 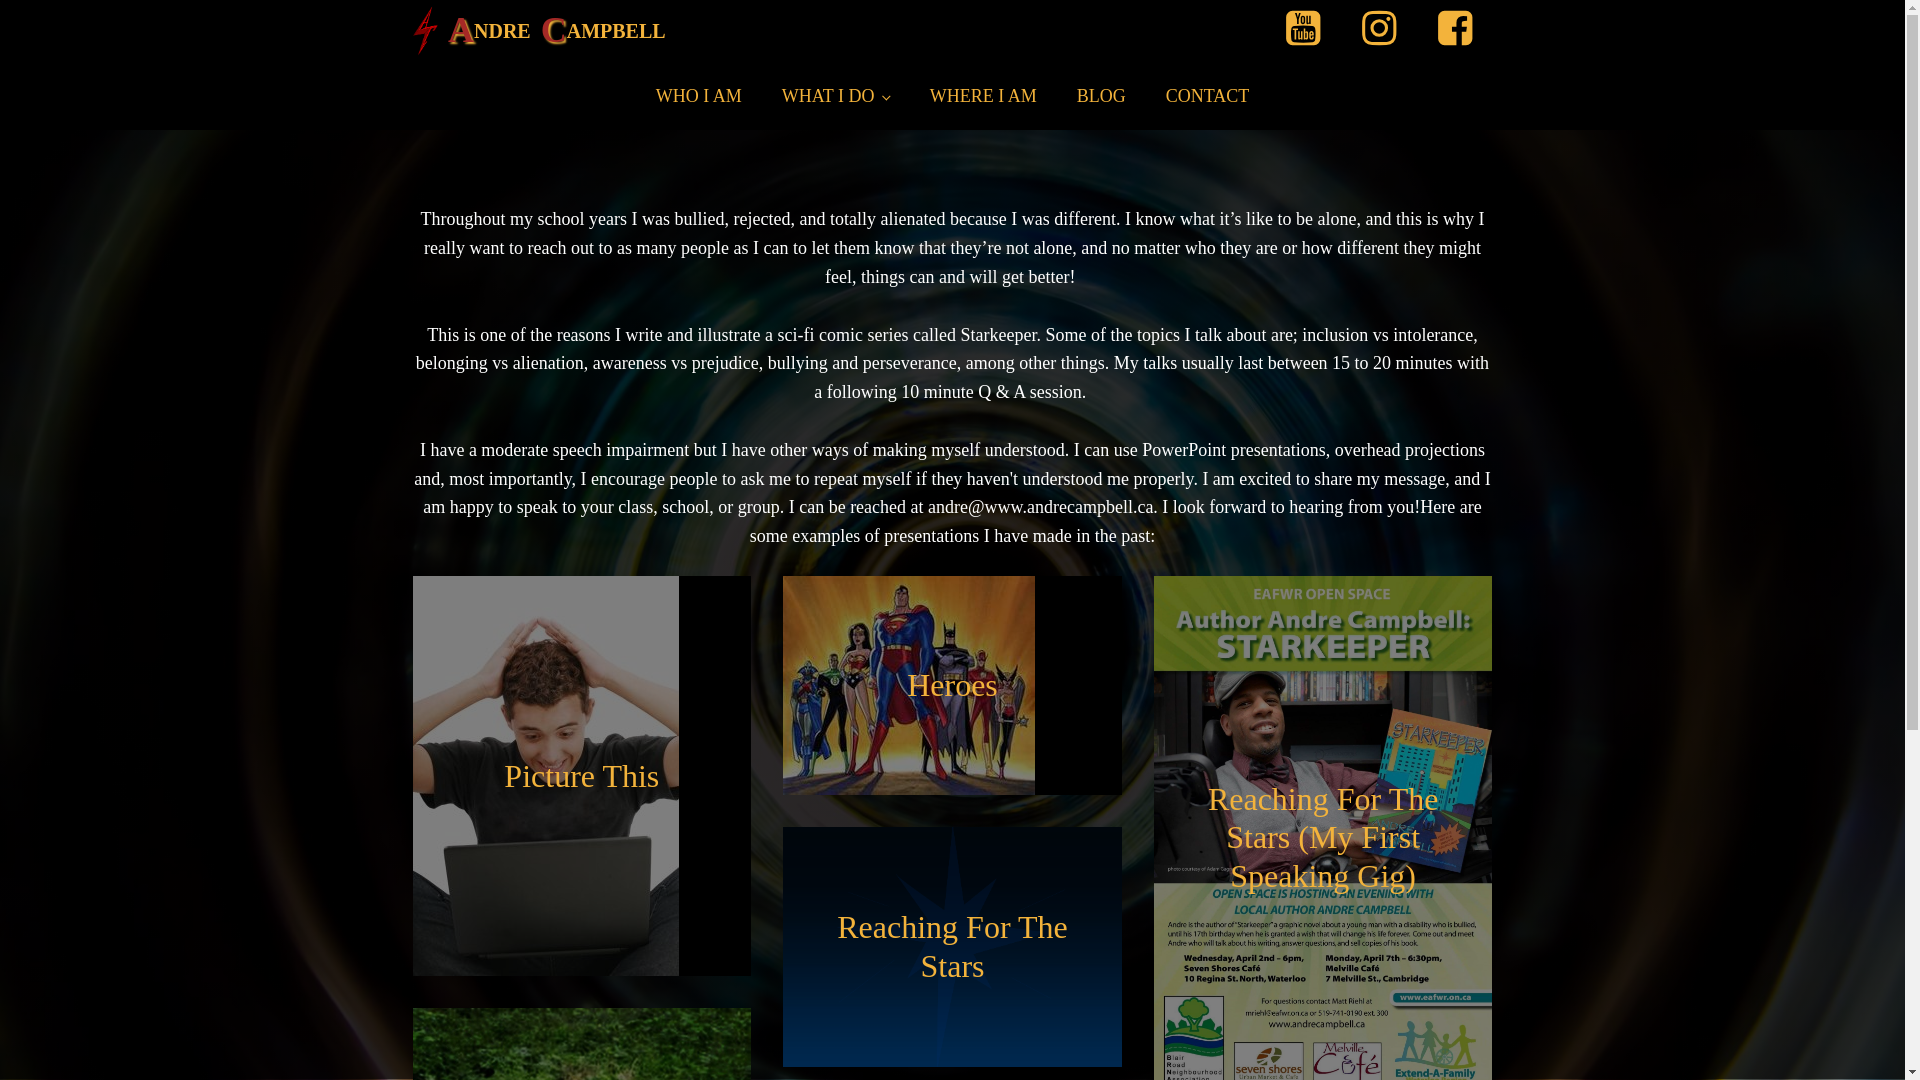 I want to click on 'CONTACT', so click(x=1207, y=96).